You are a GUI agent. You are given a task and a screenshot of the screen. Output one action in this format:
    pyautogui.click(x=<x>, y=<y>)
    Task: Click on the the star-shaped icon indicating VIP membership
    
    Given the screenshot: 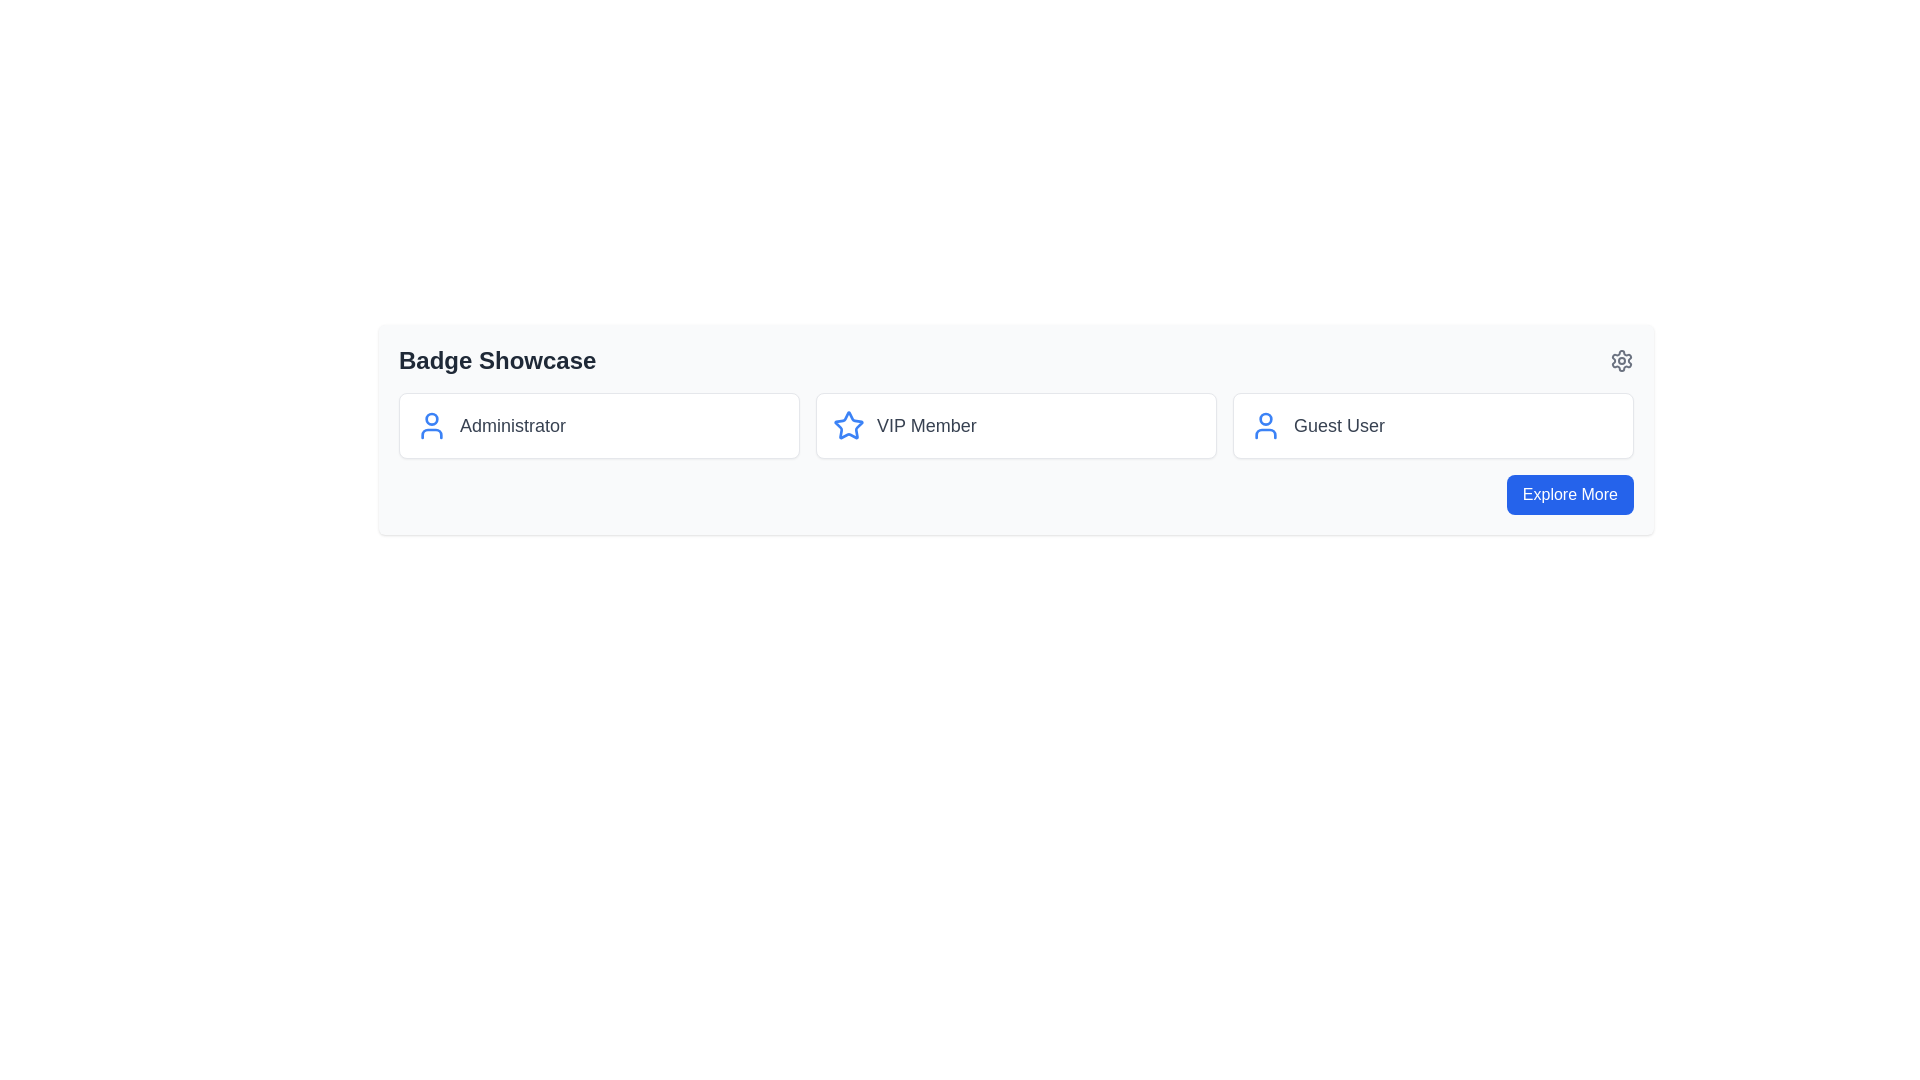 What is the action you would take?
    pyautogui.click(x=849, y=424)
    